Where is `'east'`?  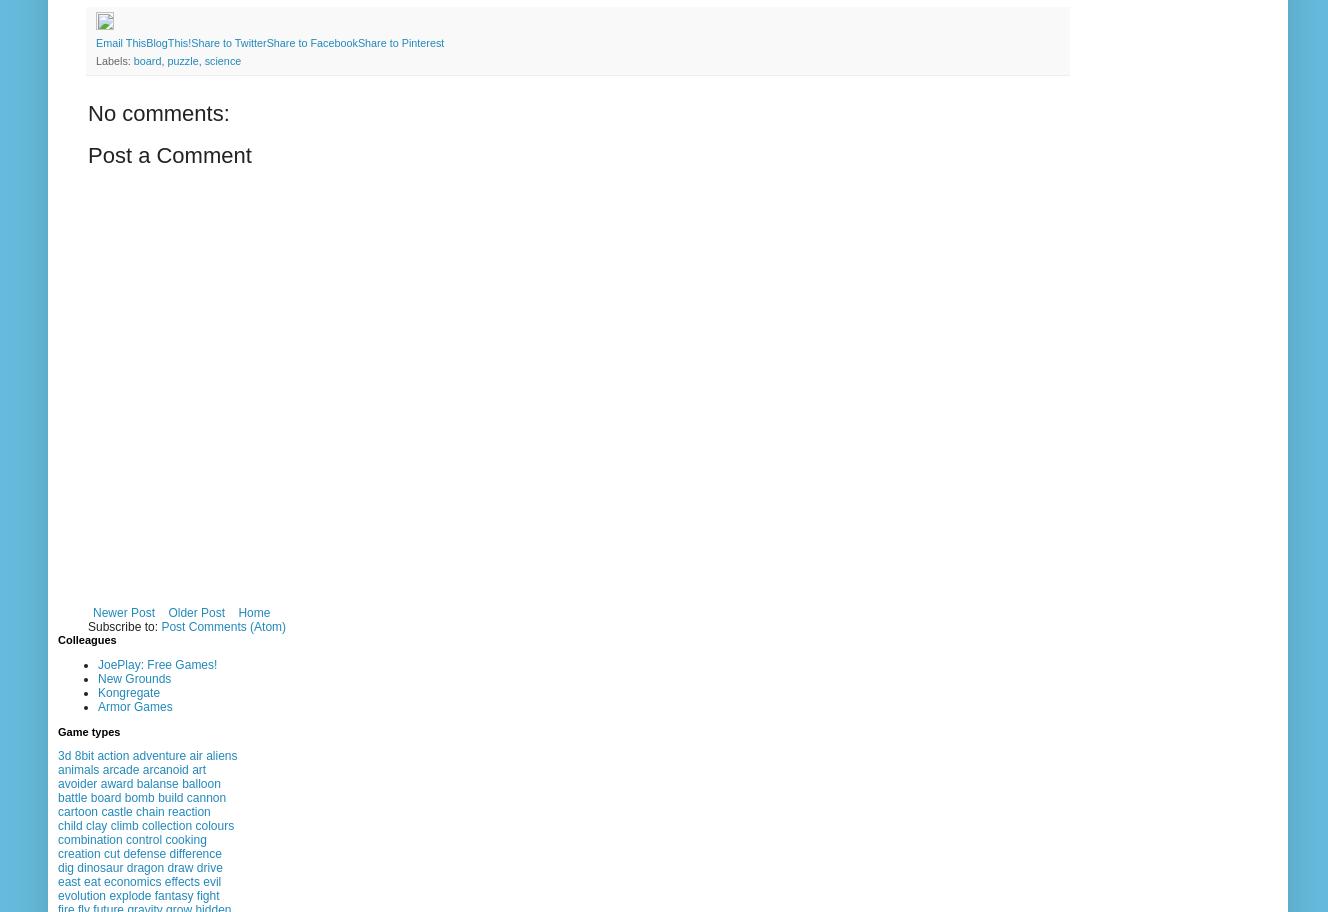 'east' is located at coordinates (69, 880).